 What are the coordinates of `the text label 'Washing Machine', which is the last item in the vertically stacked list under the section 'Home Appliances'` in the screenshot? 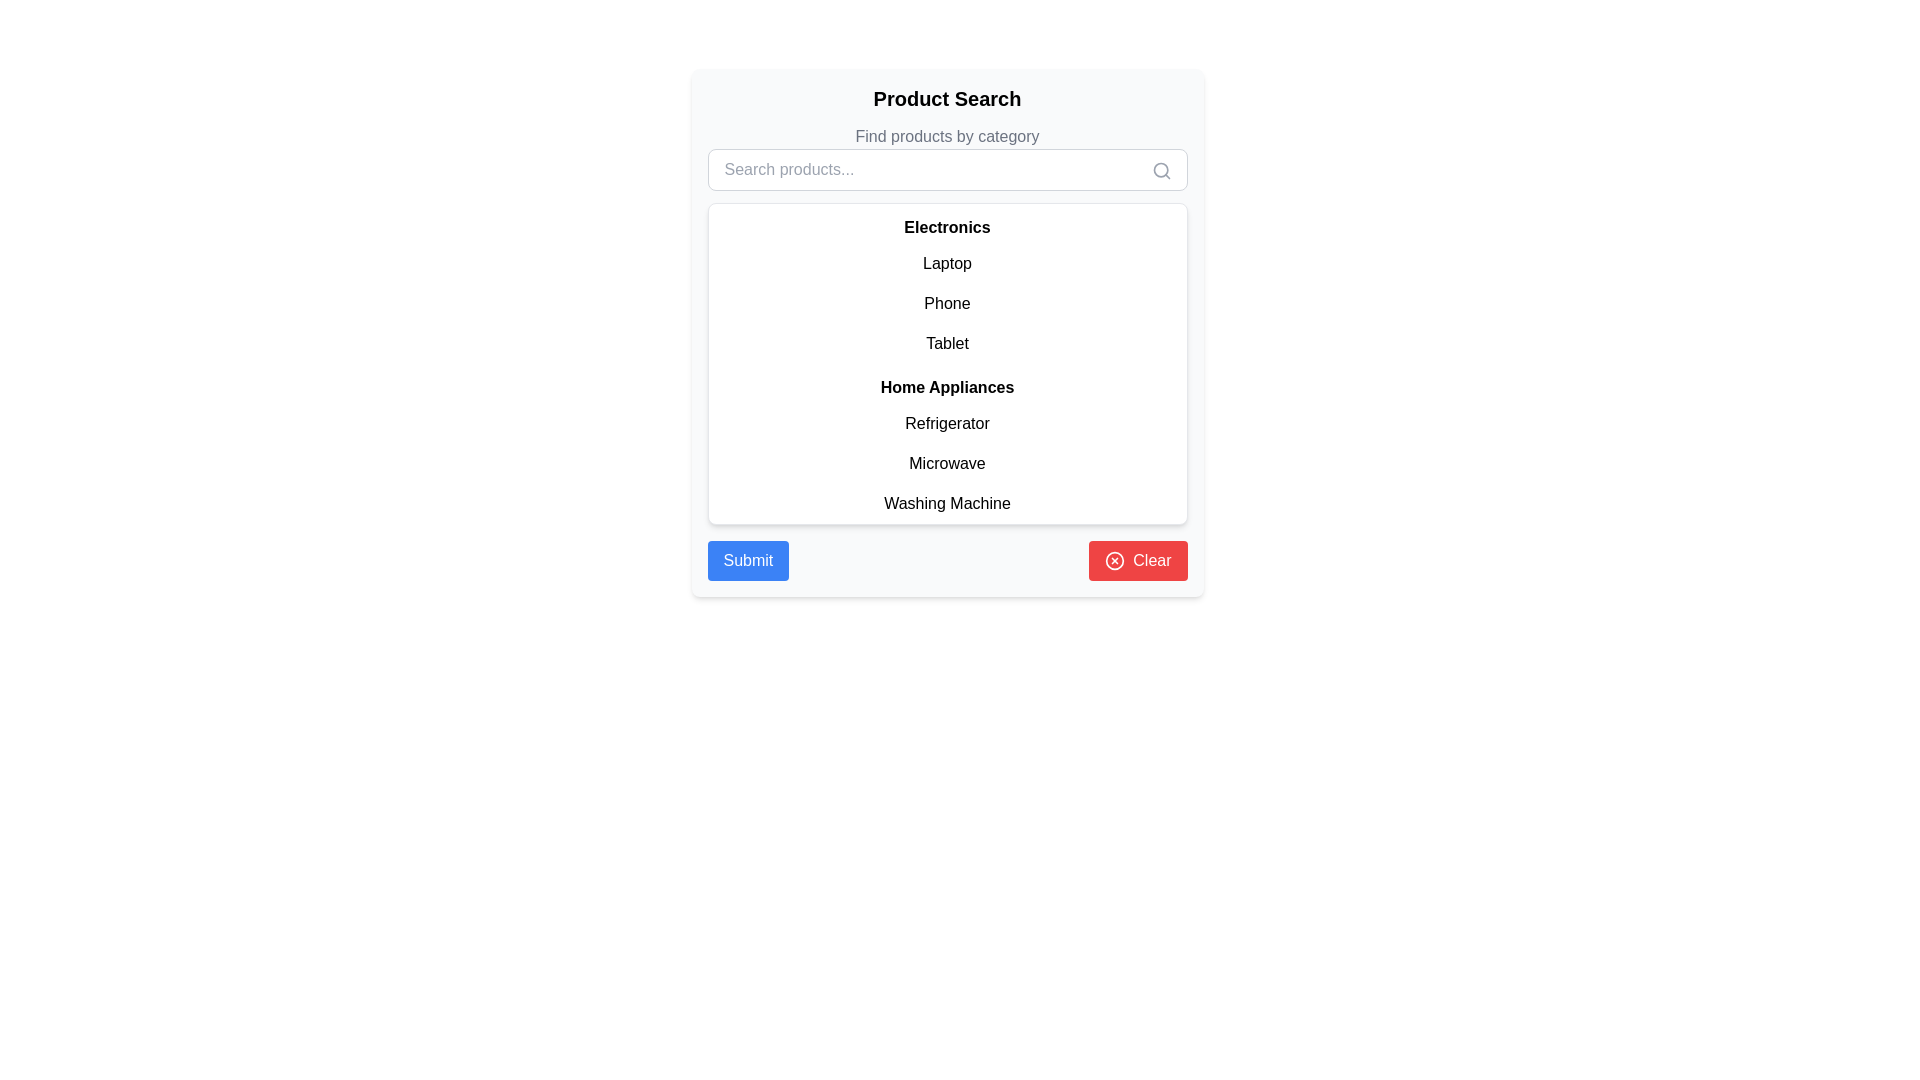 It's located at (946, 503).